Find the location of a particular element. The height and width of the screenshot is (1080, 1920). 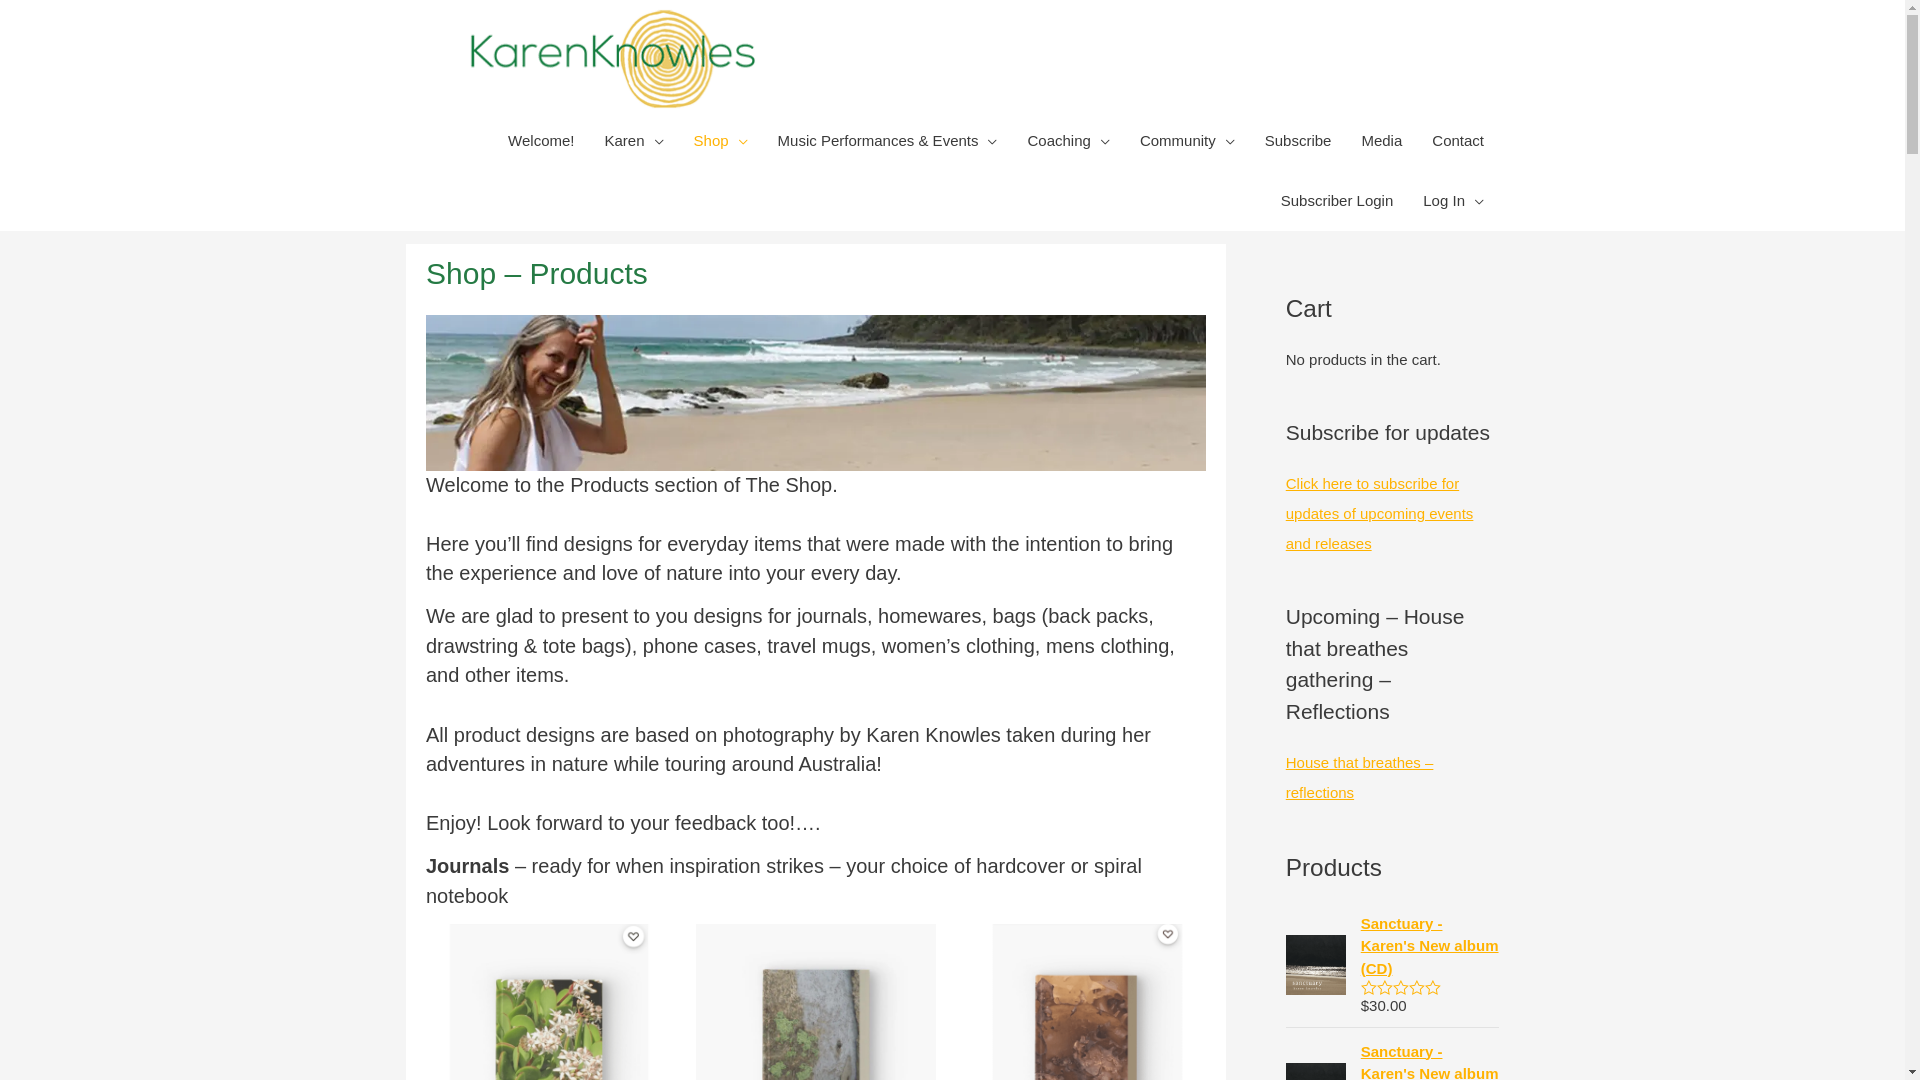

'Sanctuary - Karen's New album (CD)' is located at coordinates (1360, 946).